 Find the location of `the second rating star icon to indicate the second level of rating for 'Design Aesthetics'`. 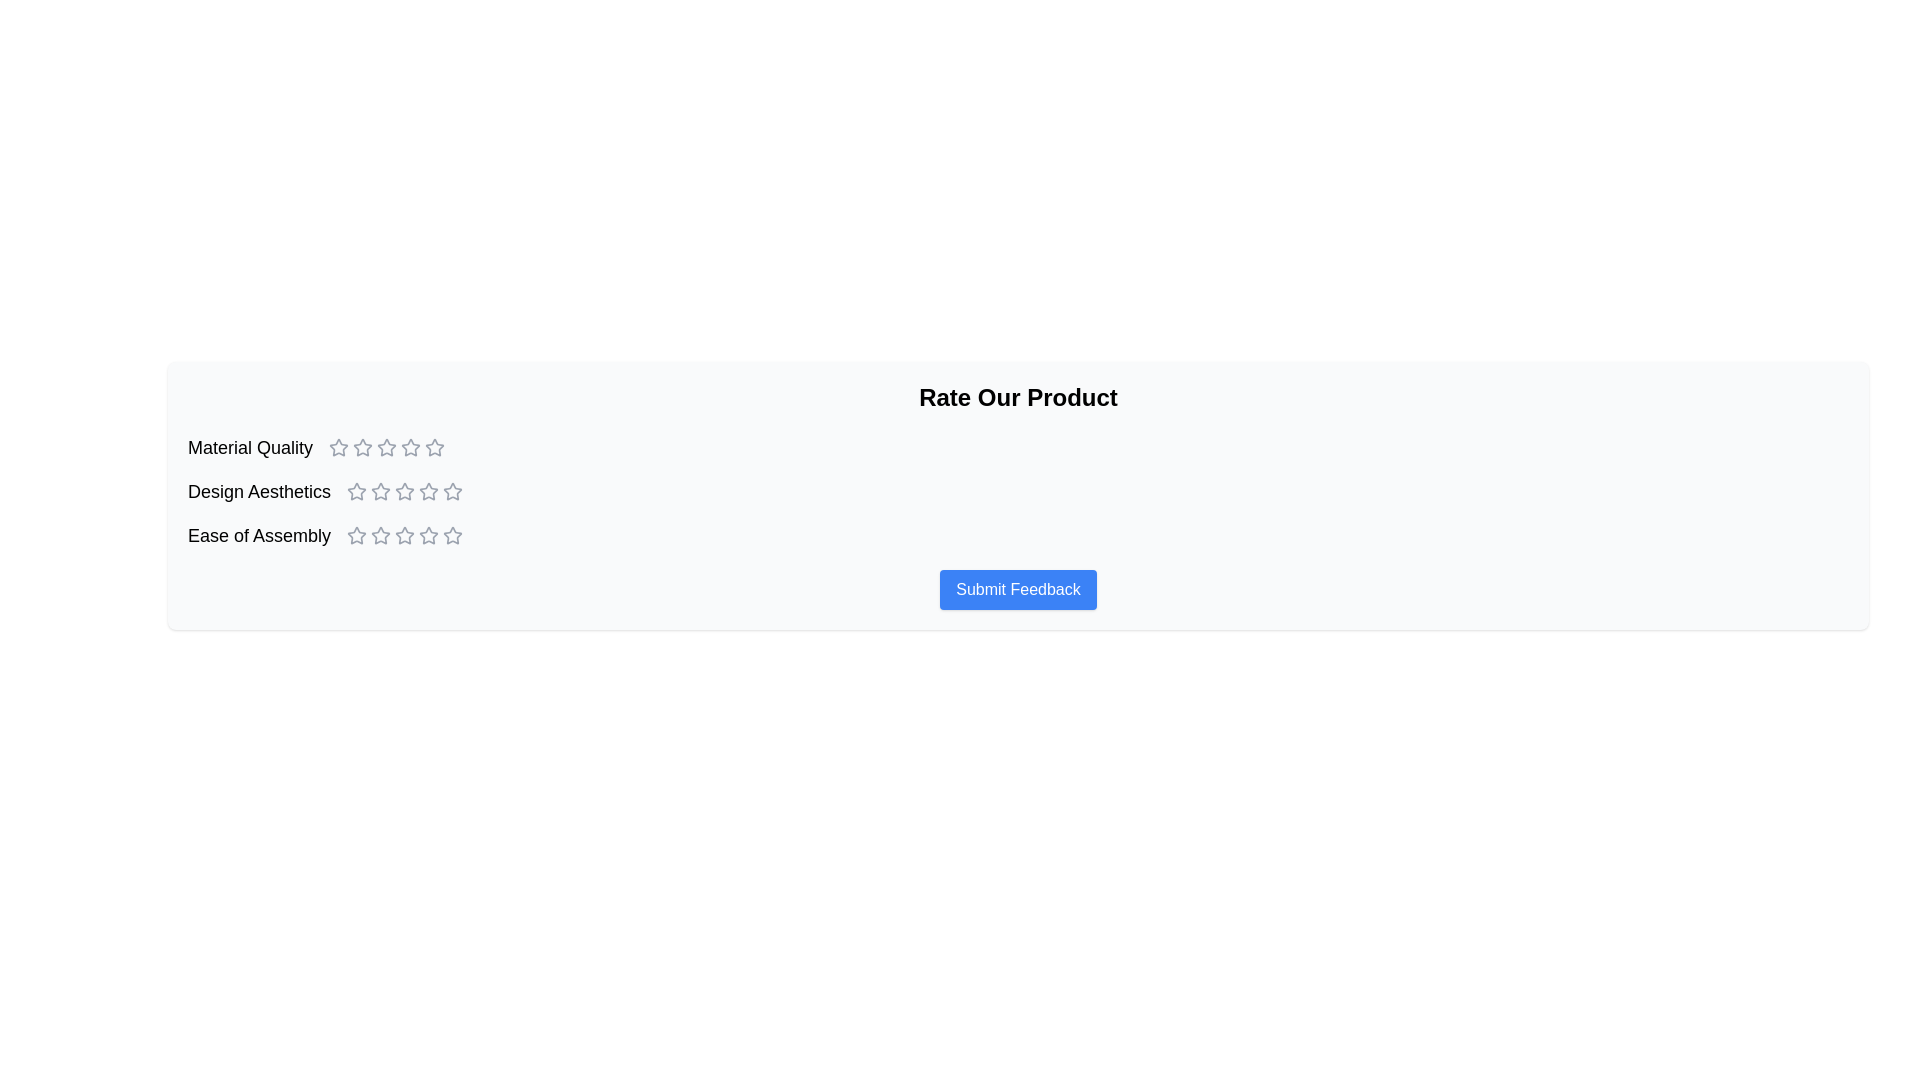

the second rating star icon to indicate the second level of rating for 'Design Aesthetics' is located at coordinates (381, 491).